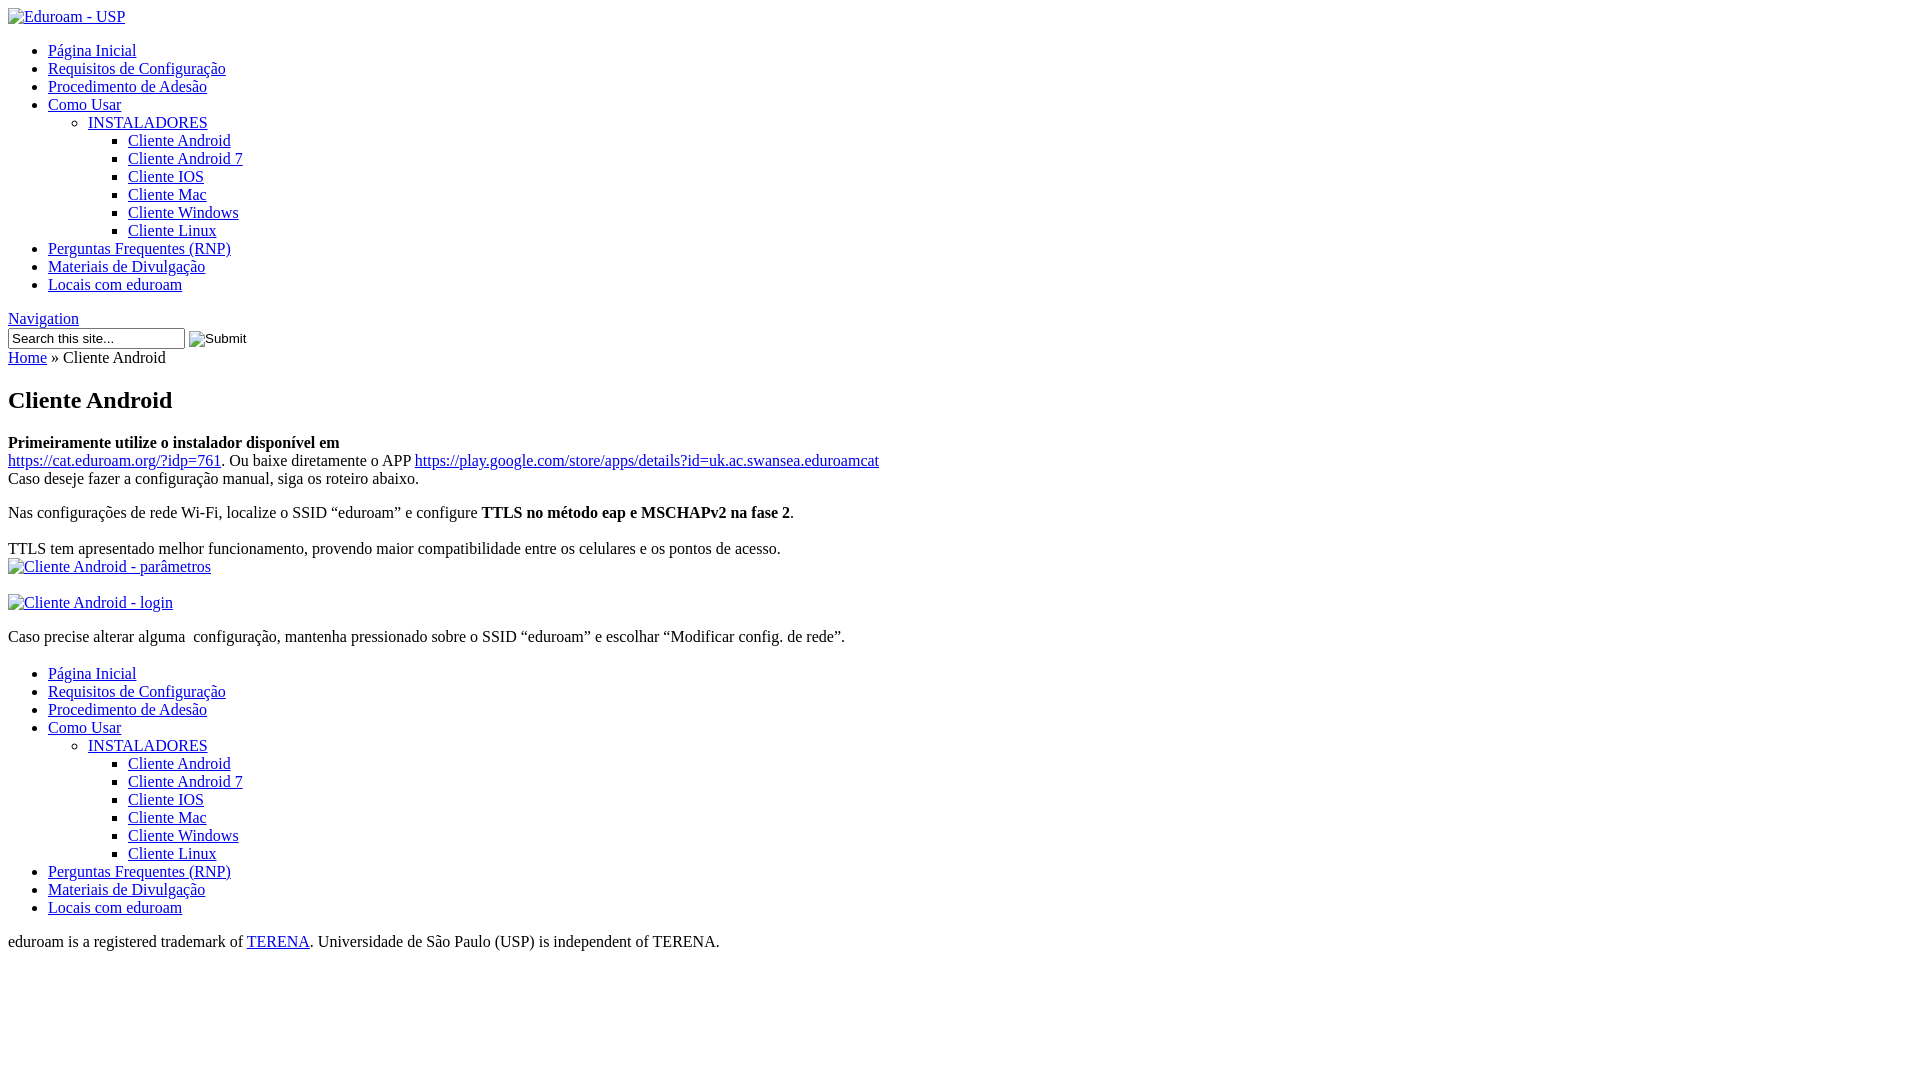  I want to click on 'Cliente Mac', so click(127, 817).